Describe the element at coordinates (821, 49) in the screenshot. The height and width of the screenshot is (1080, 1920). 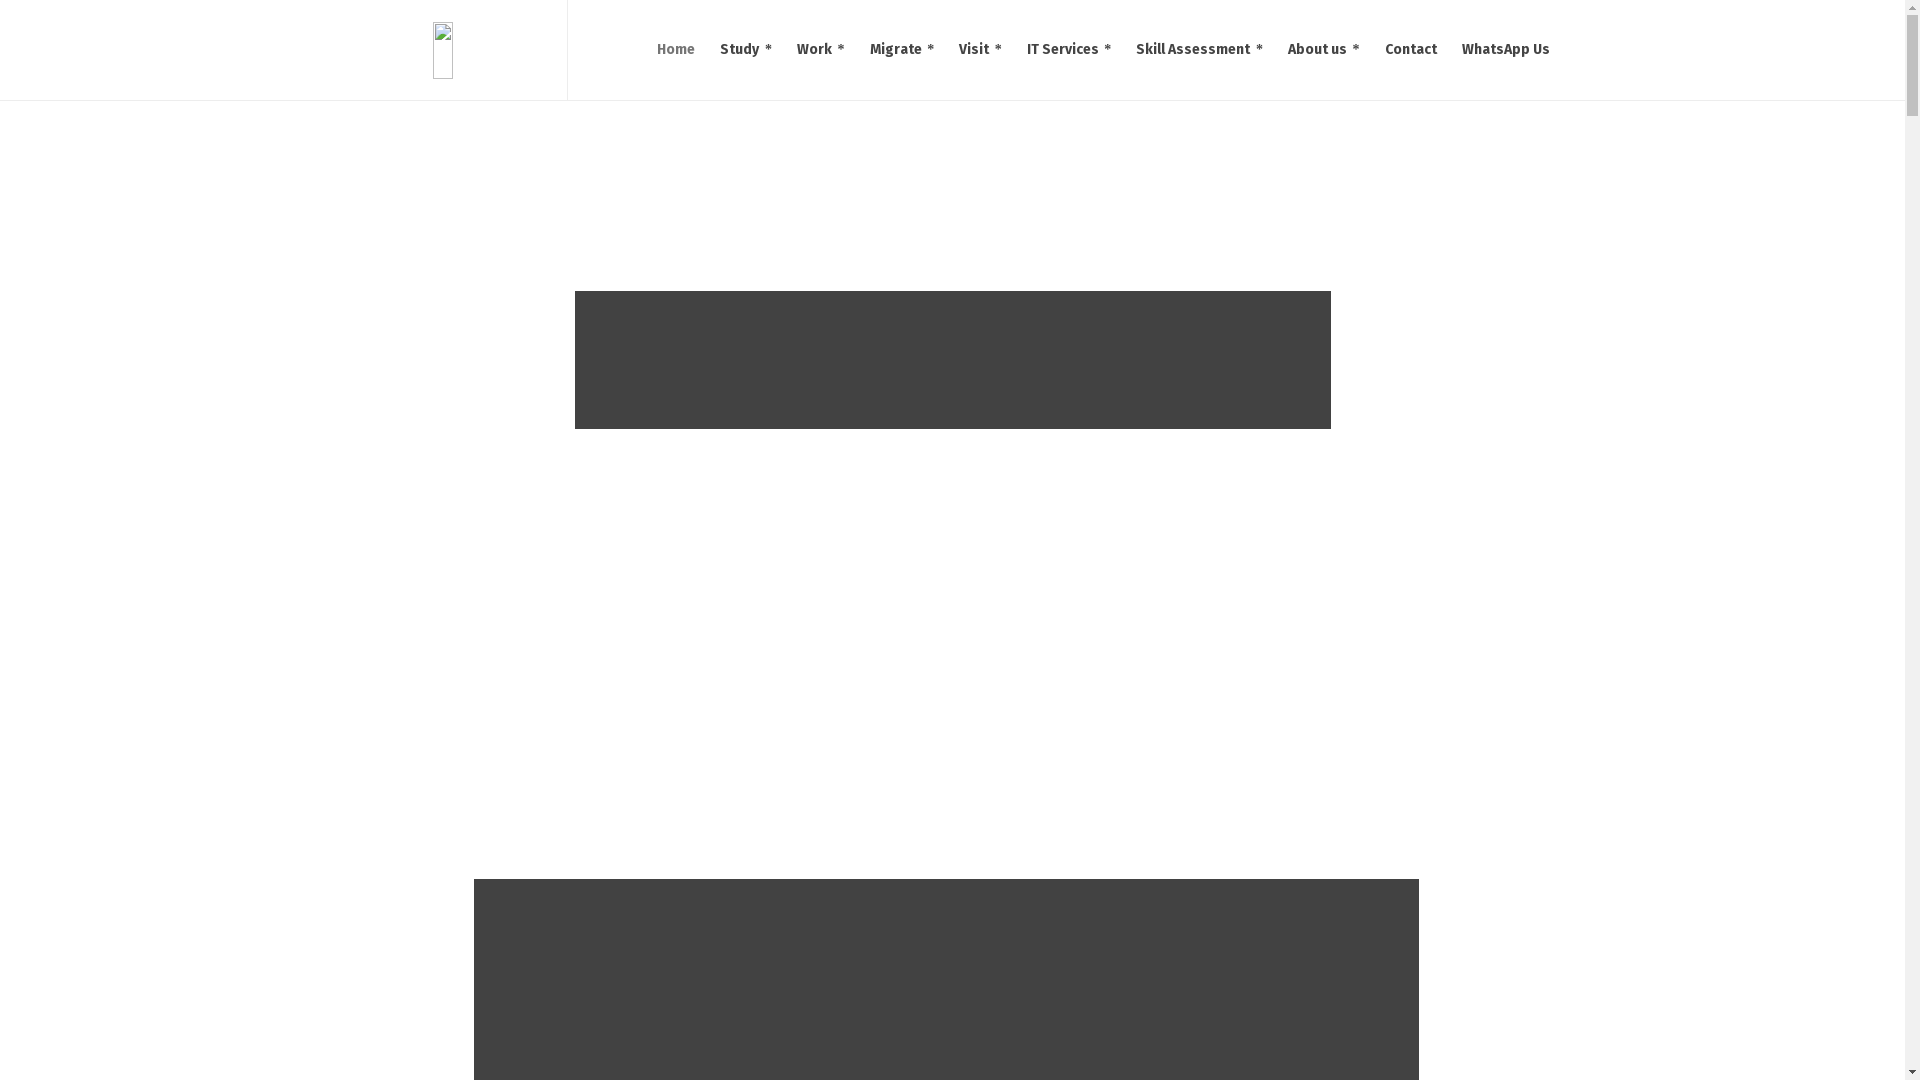
I see `'Work'` at that location.